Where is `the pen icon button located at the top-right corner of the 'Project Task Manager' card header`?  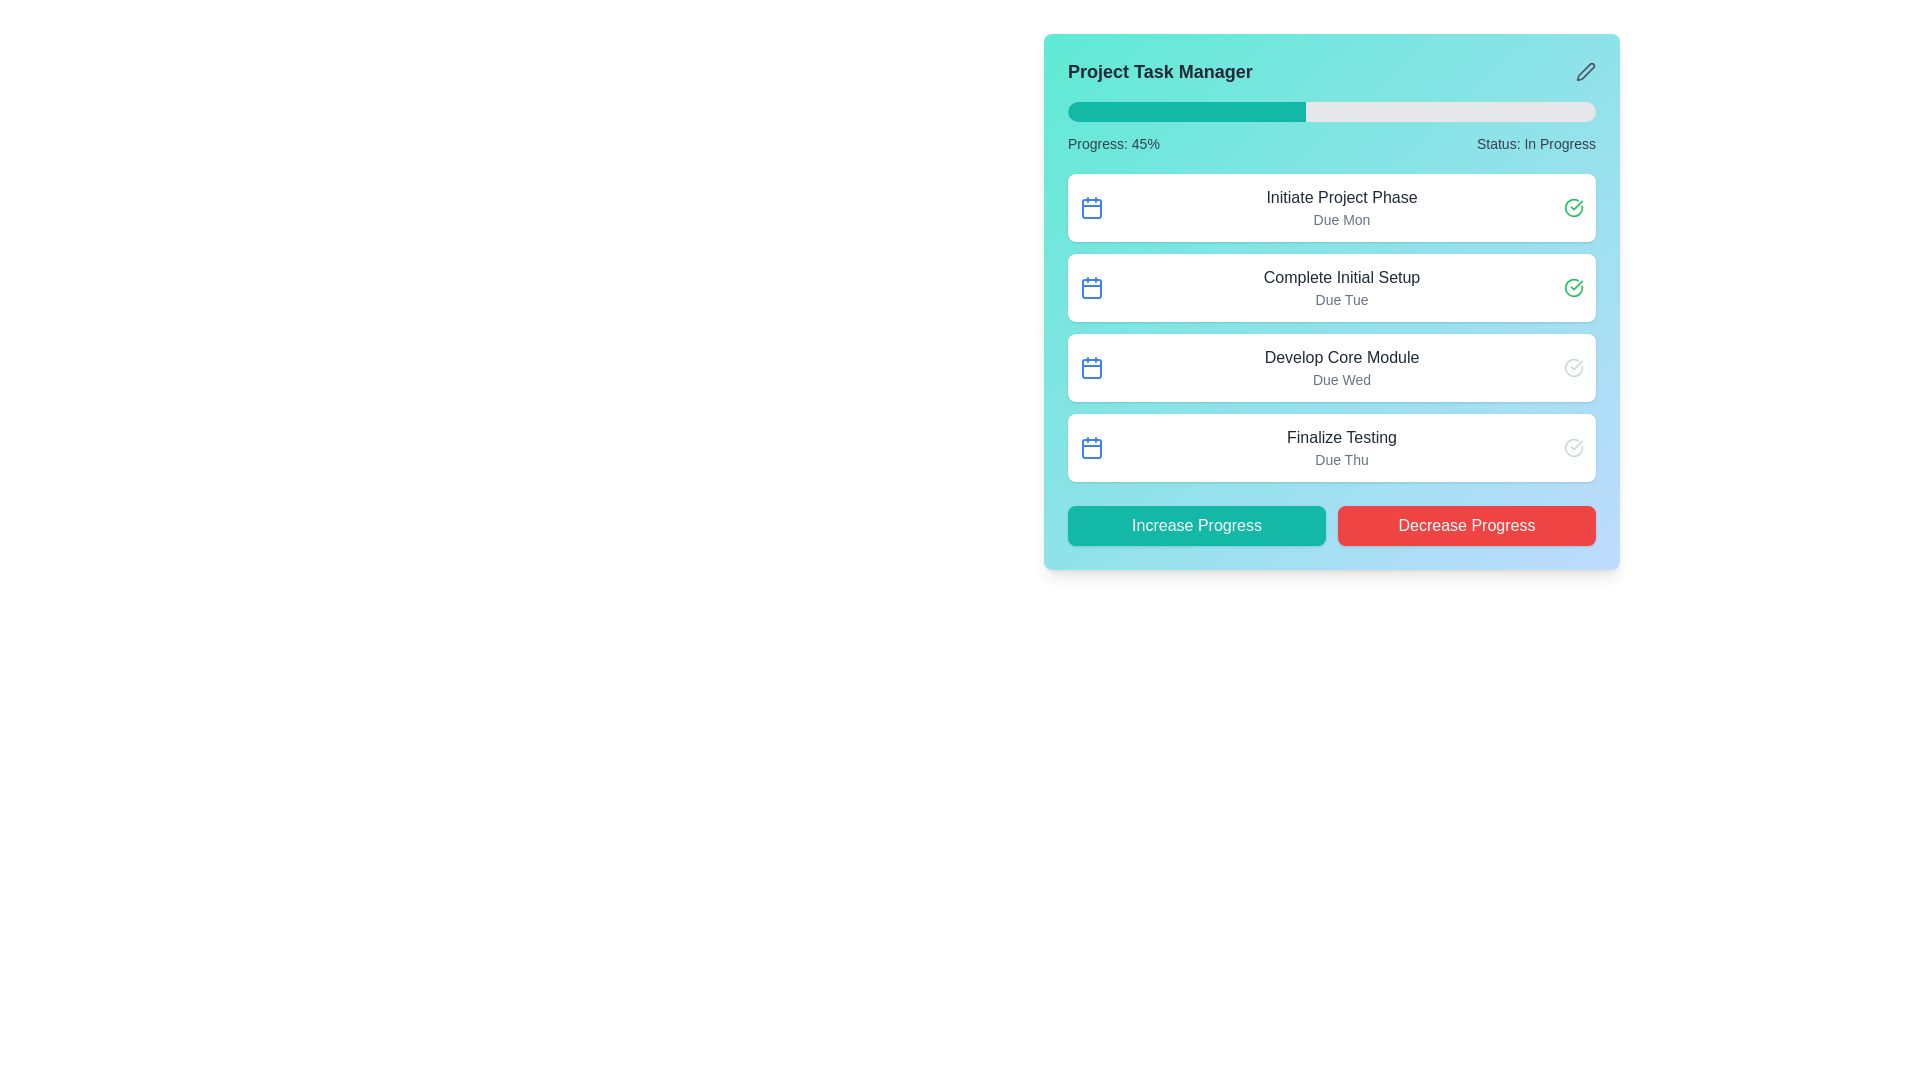
the pen icon button located at the top-right corner of the 'Project Task Manager' card header is located at coordinates (1584, 71).